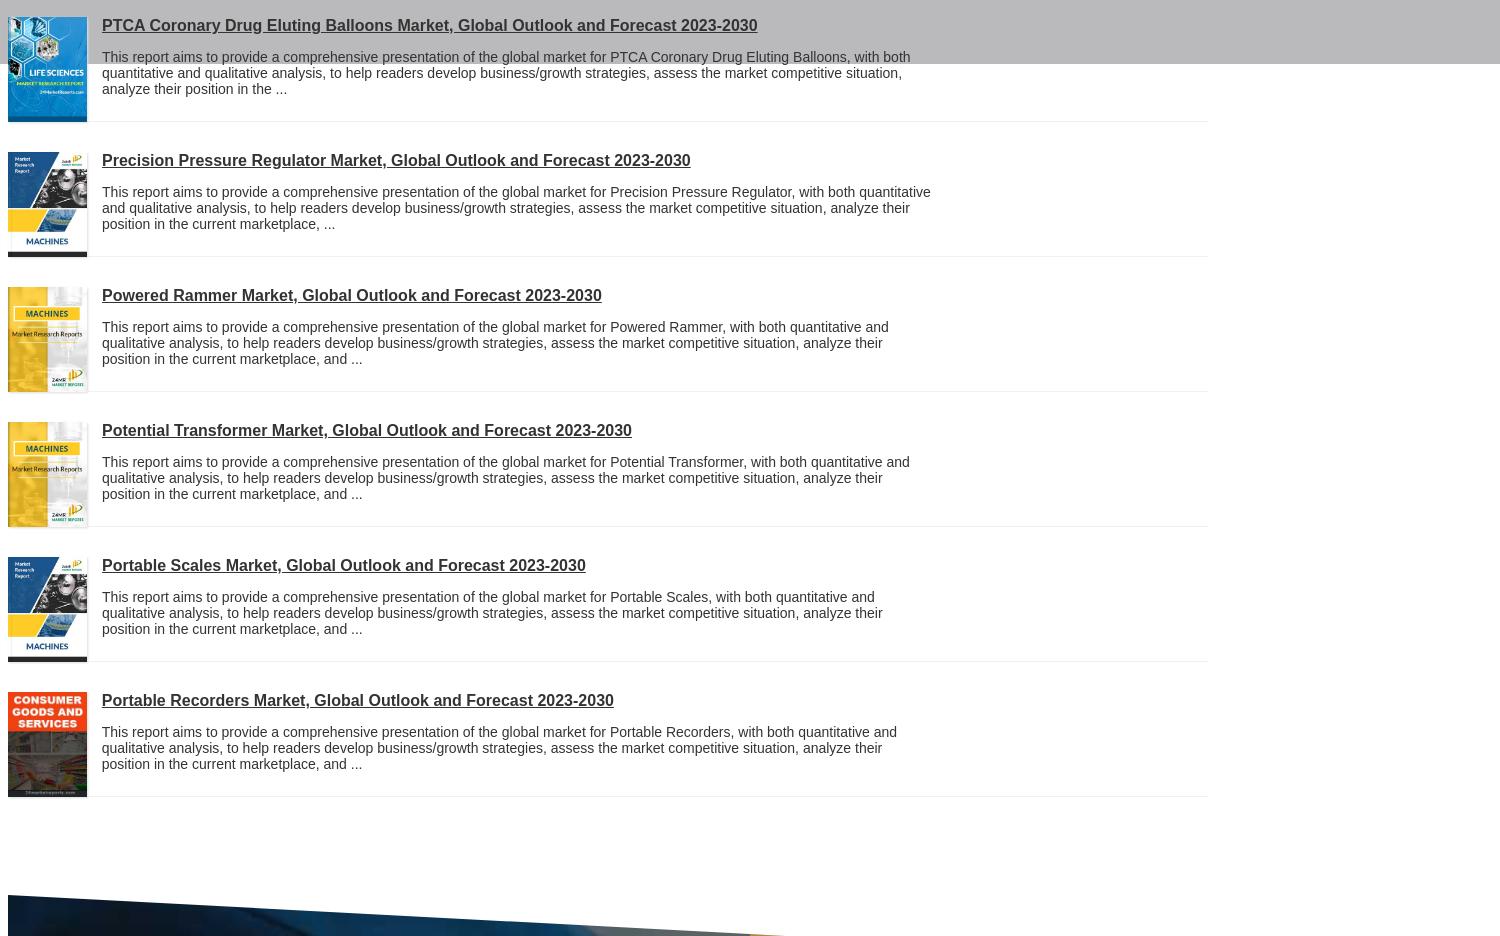  Describe the element at coordinates (350, 295) in the screenshot. I see `'Powered Rammer Market, Global Outlook and Forecast 2023-2030'` at that location.